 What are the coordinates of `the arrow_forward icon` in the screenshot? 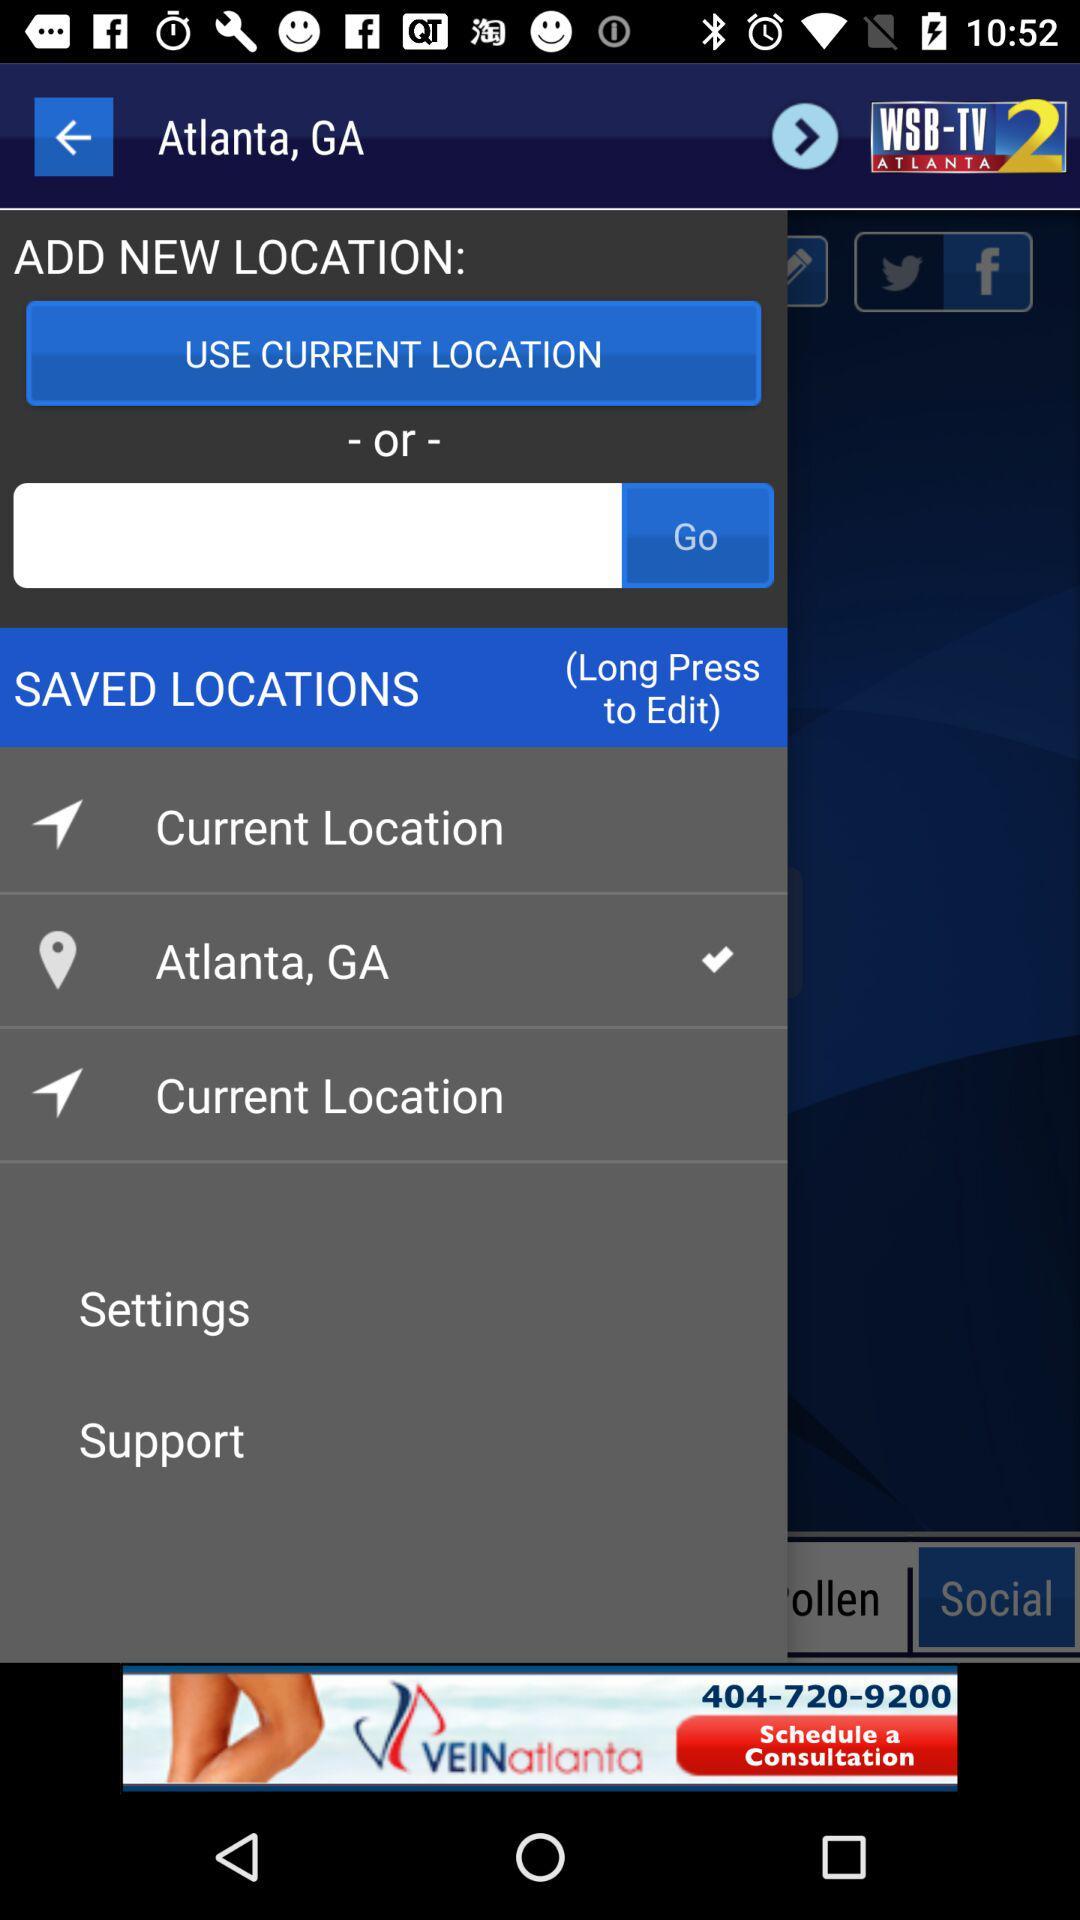 It's located at (804, 135).